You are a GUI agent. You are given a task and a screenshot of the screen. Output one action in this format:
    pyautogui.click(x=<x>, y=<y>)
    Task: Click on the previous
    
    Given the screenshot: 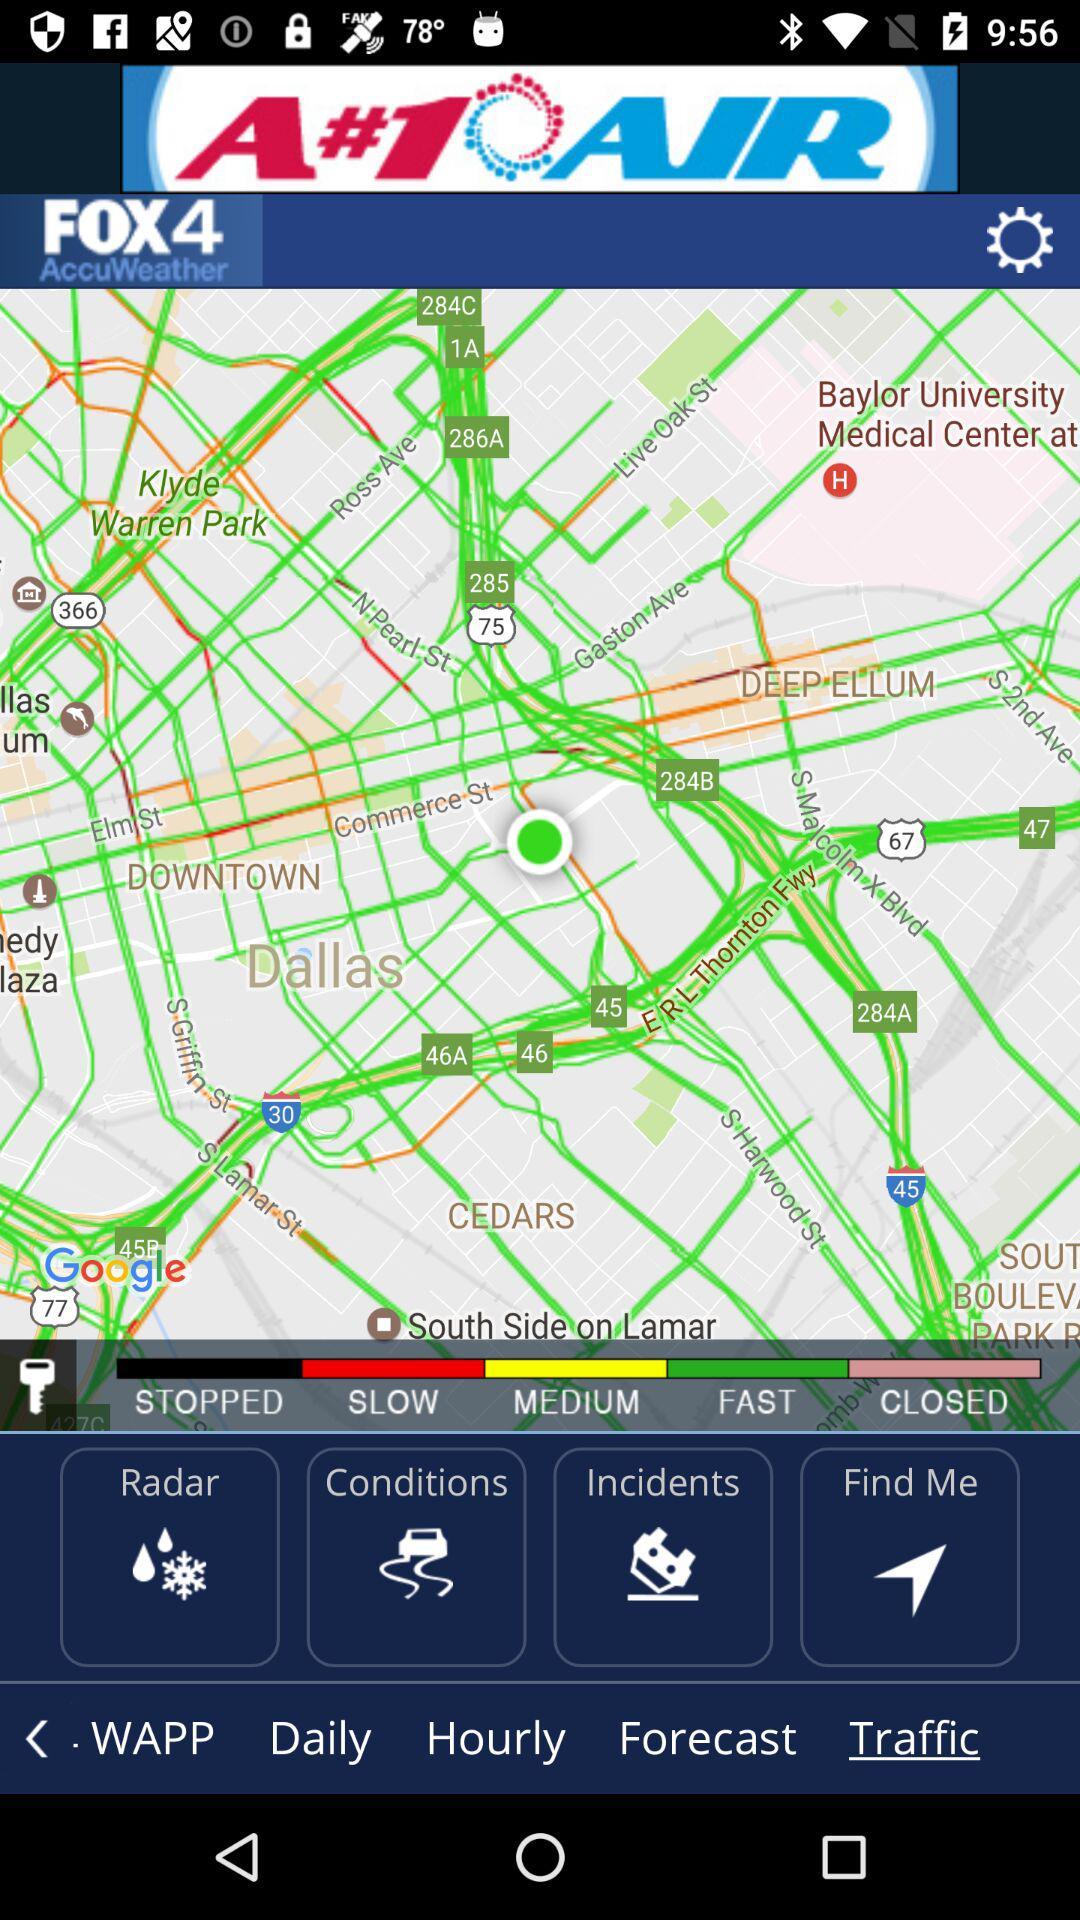 What is the action you would take?
    pyautogui.click(x=36, y=1737)
    